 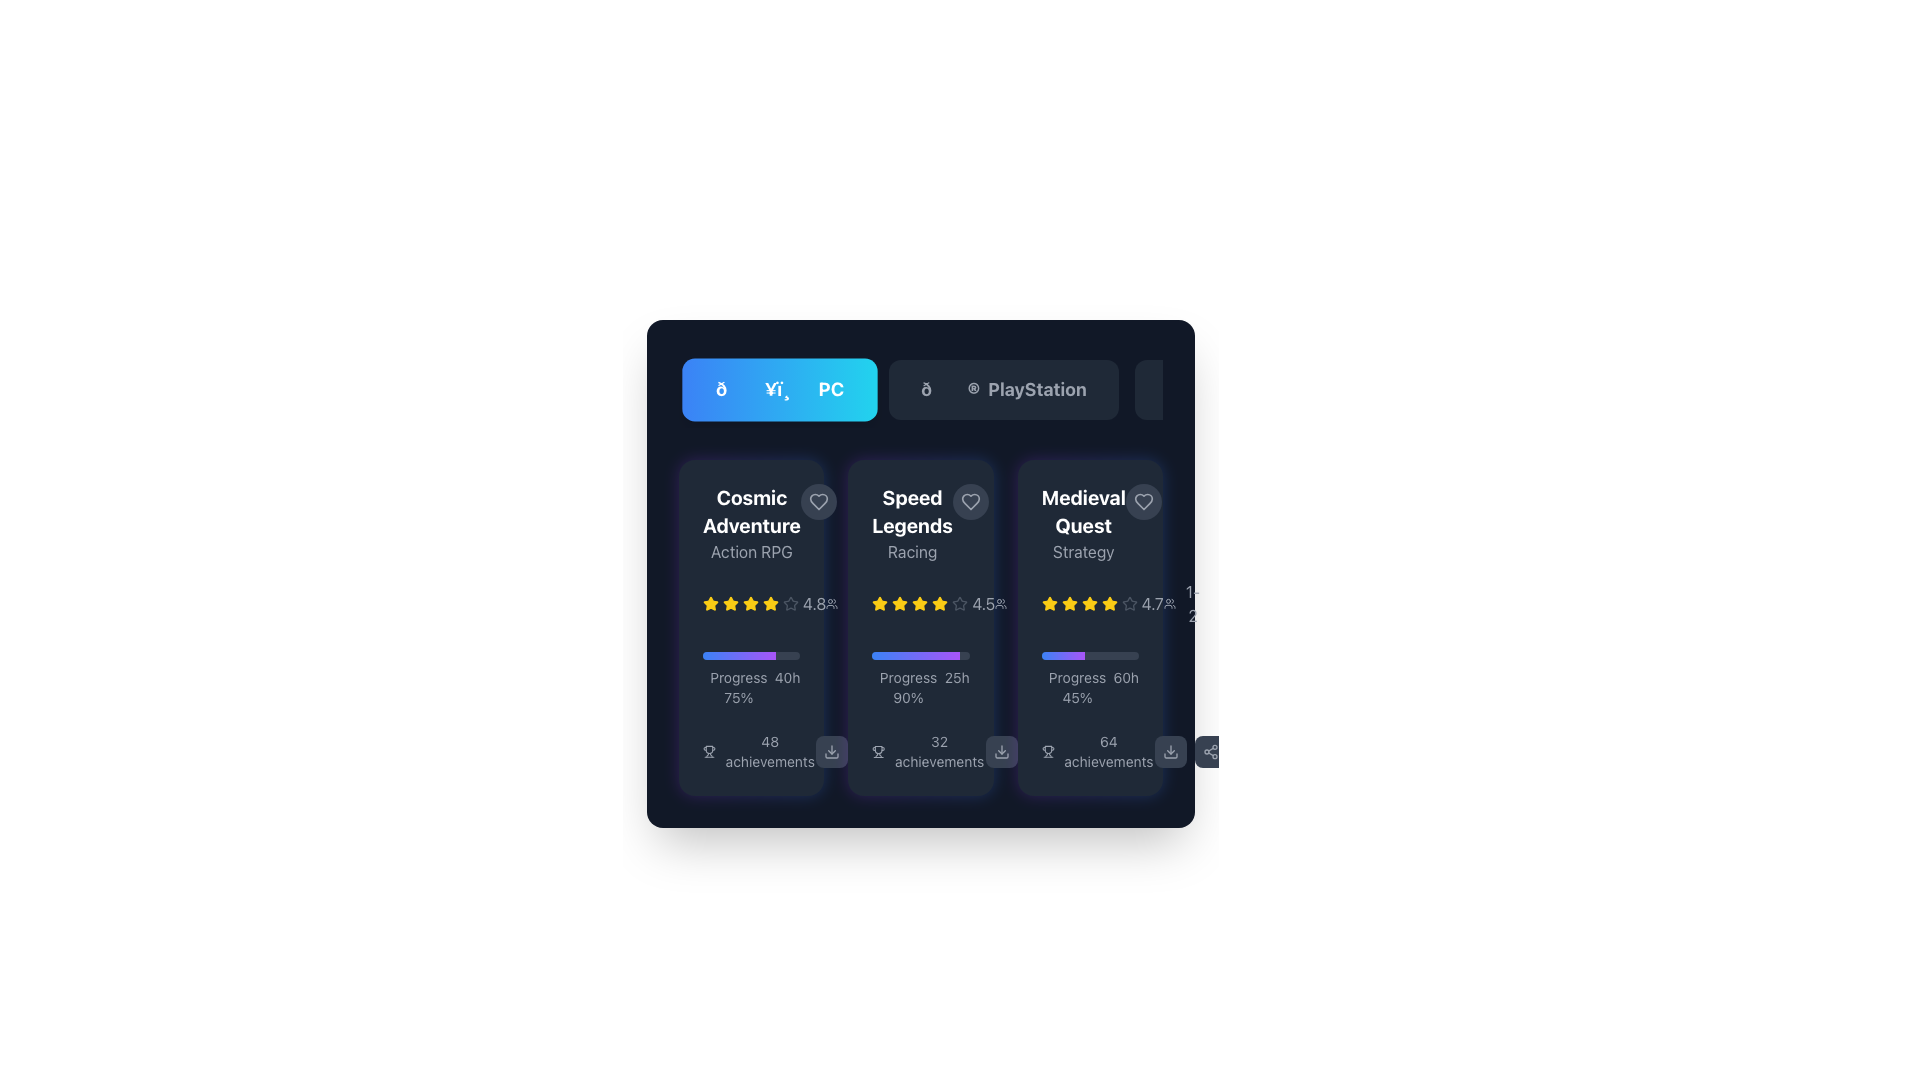 I want to click on text content of the Text Label displaying '32' above 'achievements' in the achievements progress card, so click(x=938, y=752).